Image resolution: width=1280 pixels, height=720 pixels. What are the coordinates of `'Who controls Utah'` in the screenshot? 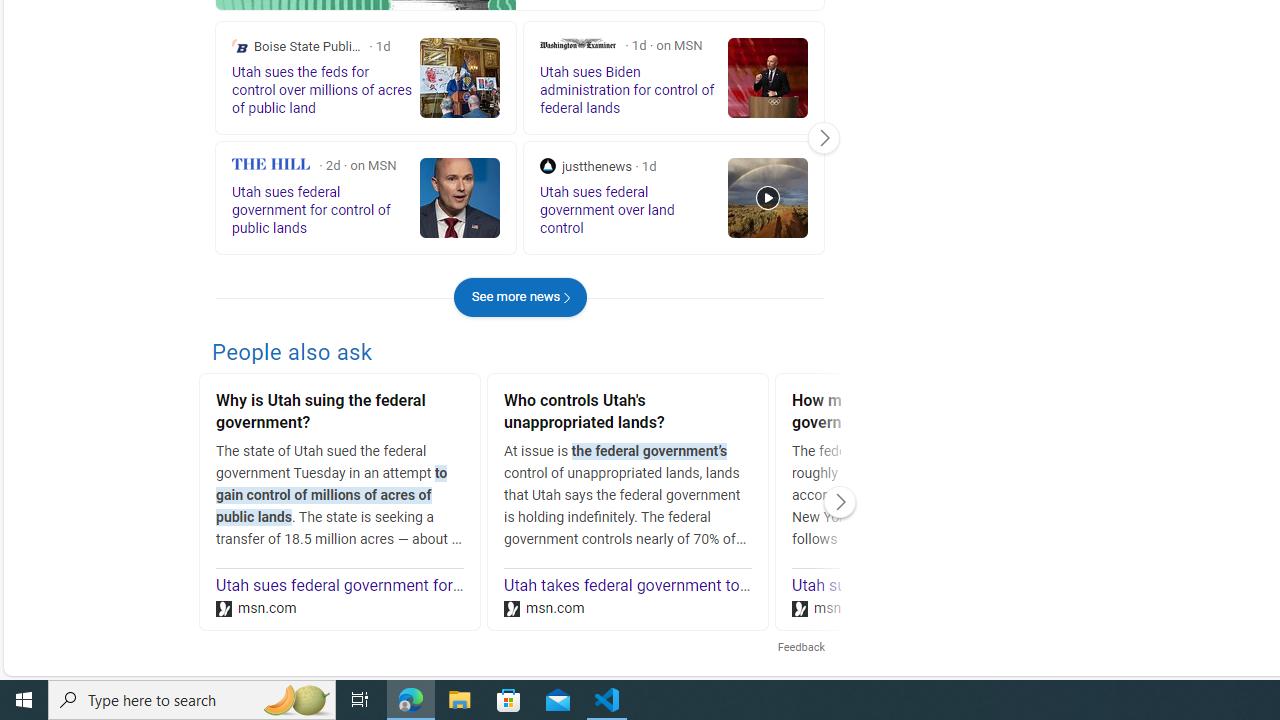 It's located at (627, 413).